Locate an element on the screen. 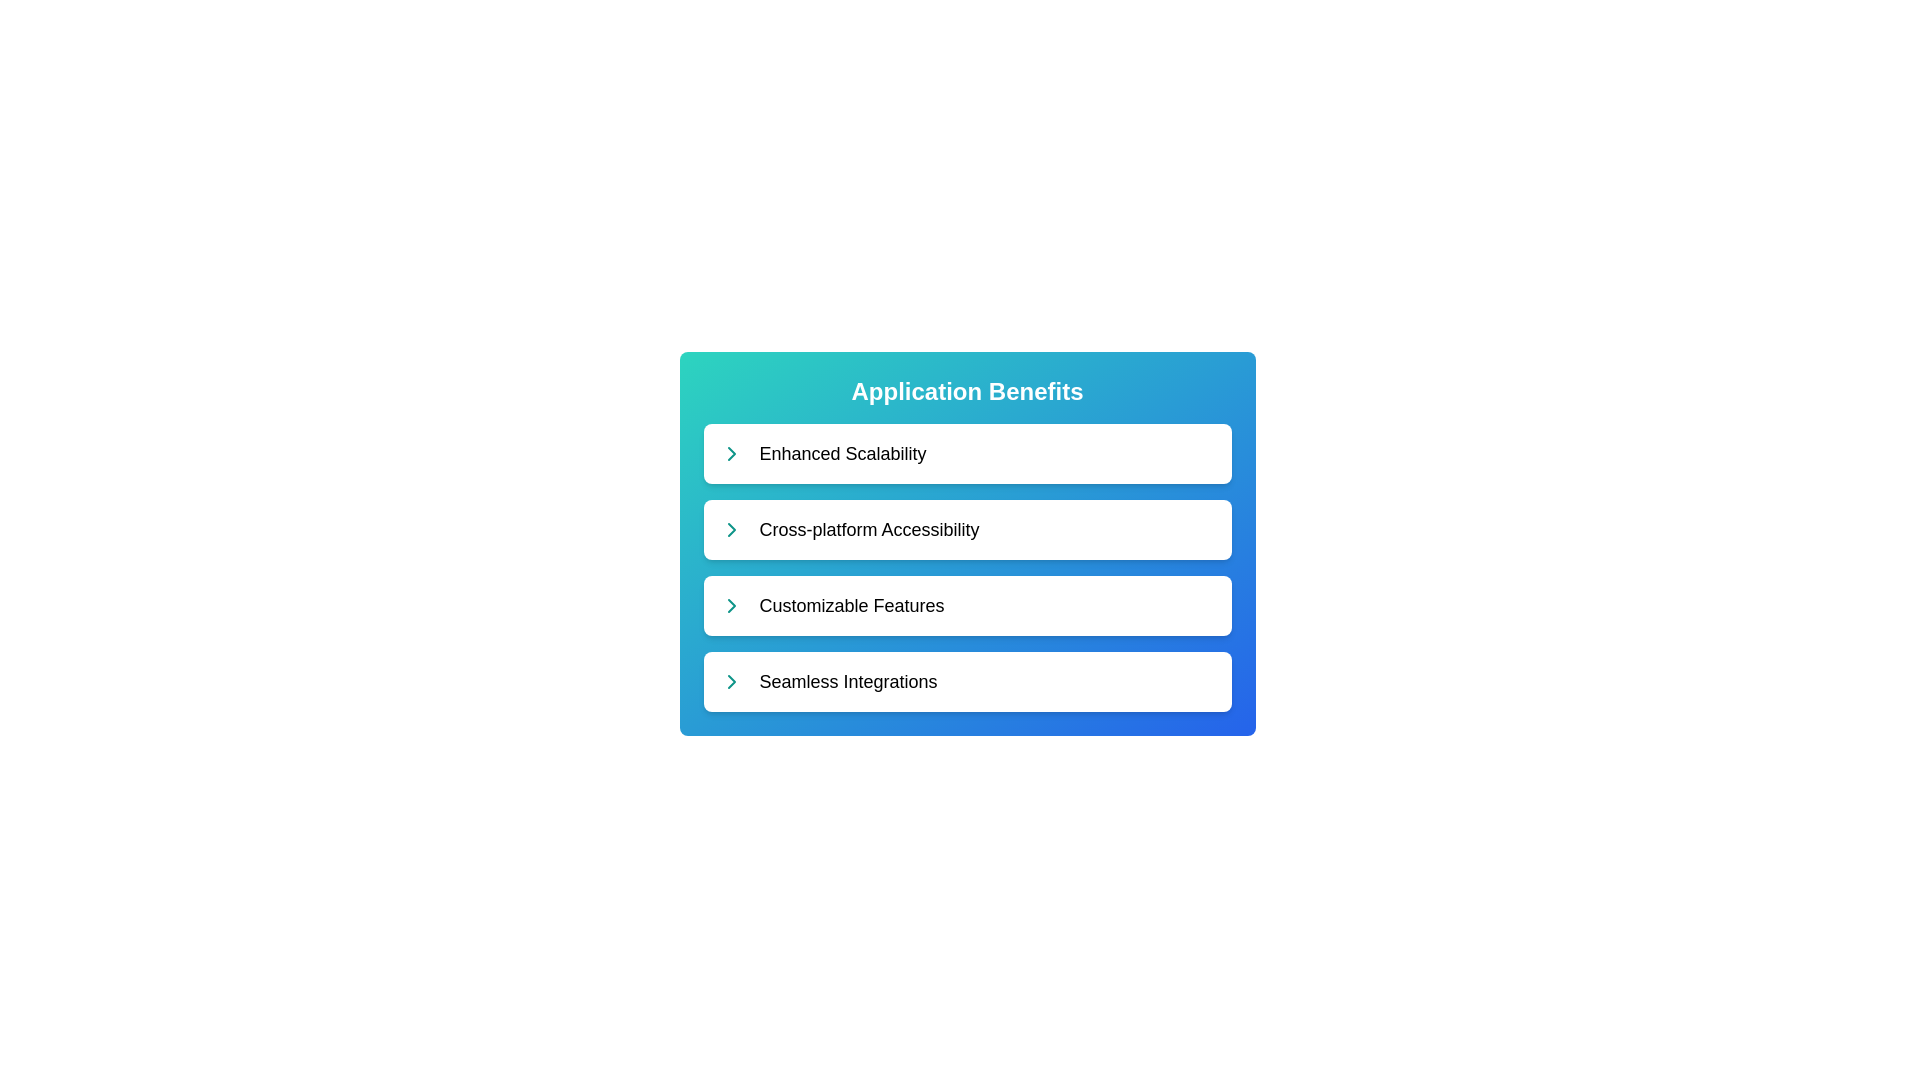 The width and height of the screenshot is (1920, 1080). the chevron icon at the start of the 'Customizable Features' row is located at coordinates (730, 604).